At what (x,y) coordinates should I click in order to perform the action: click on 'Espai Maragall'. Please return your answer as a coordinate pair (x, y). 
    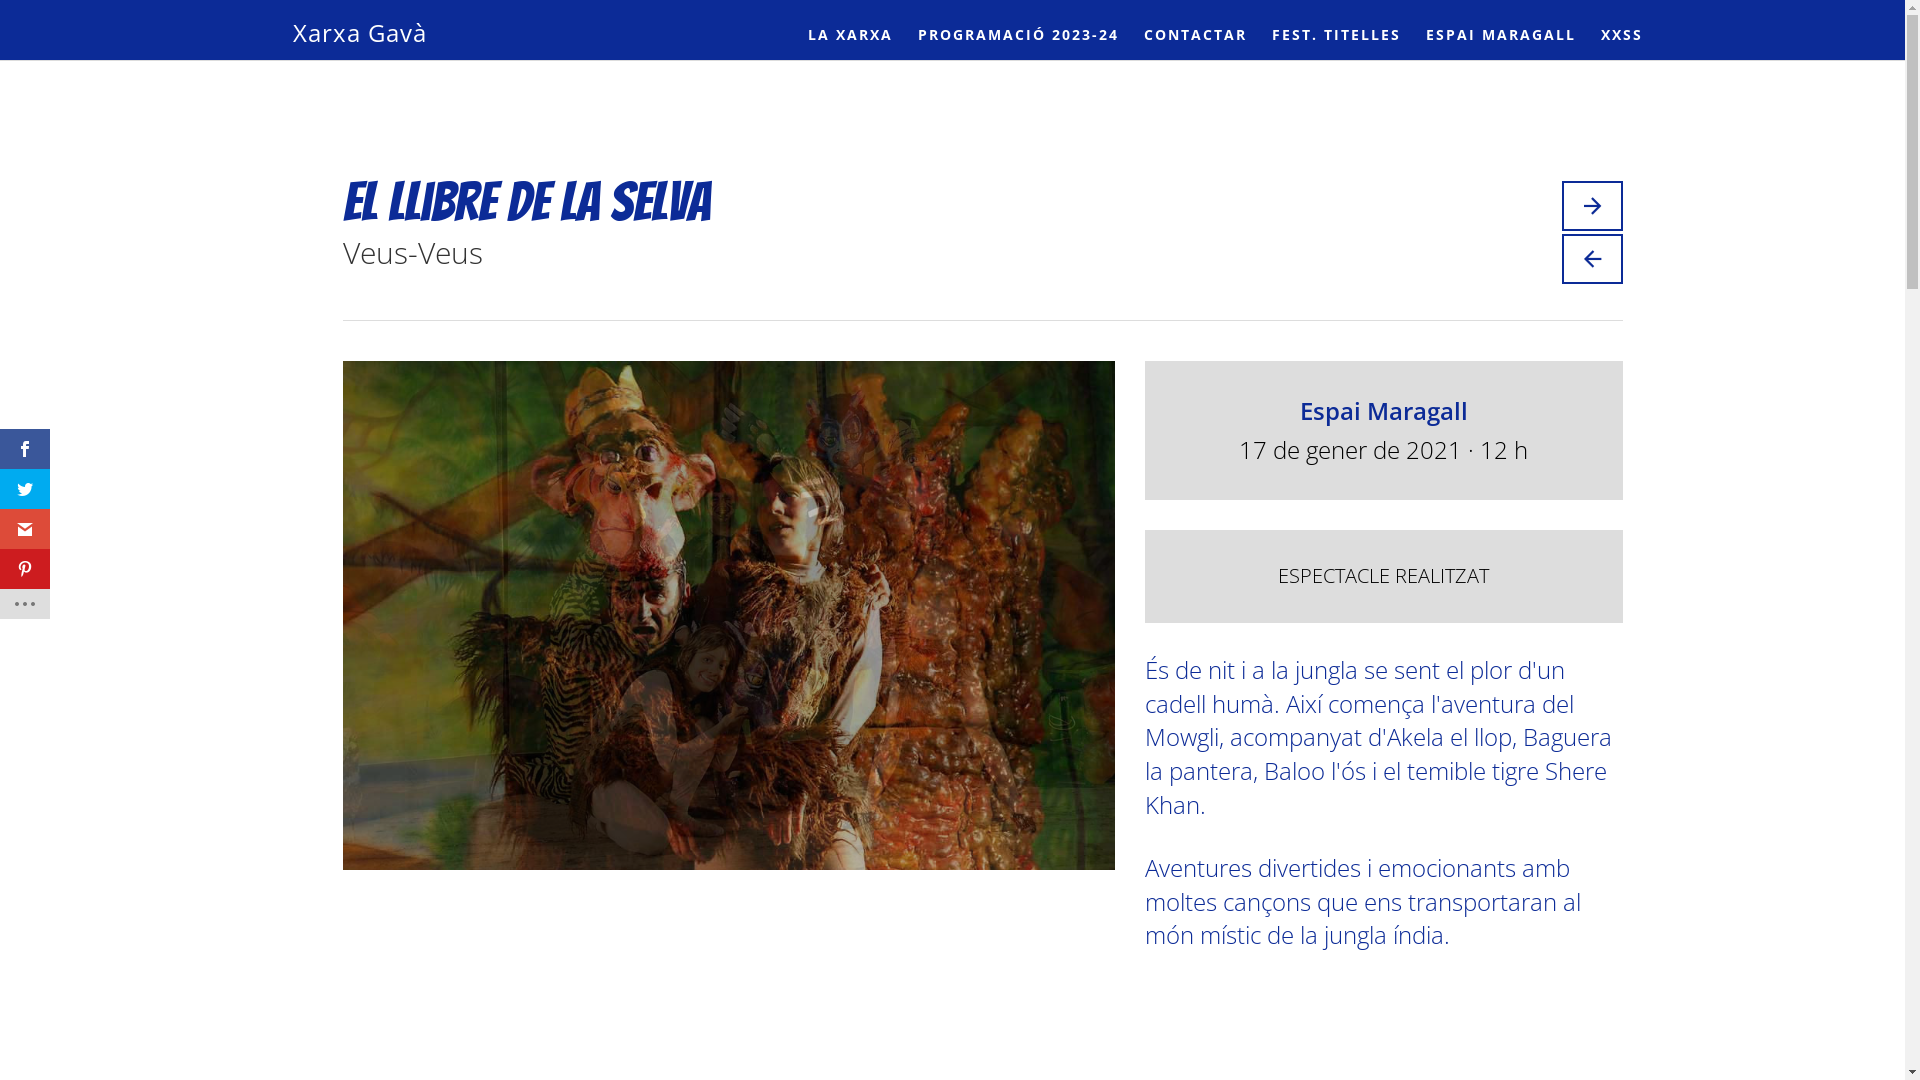
    Looking at the image, I should click on (1300, 409).